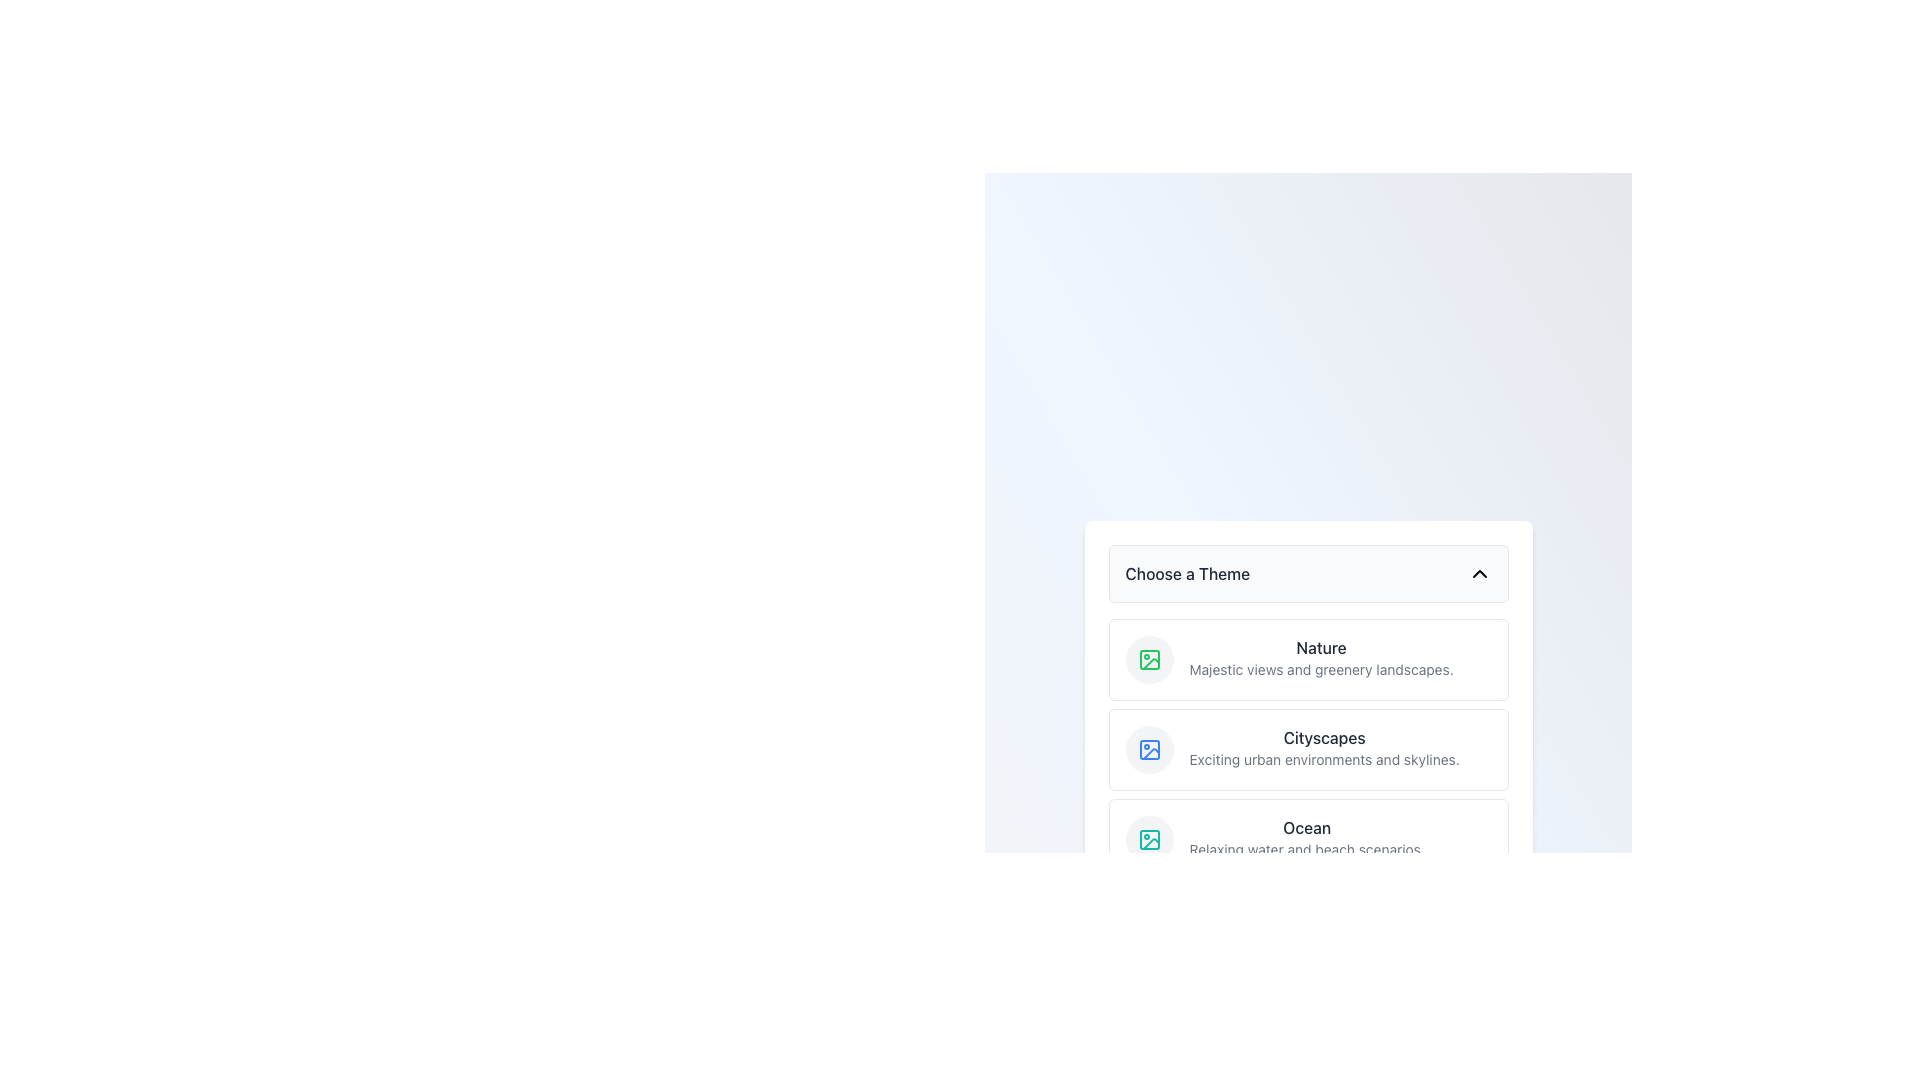 This screenshot has width=1920, height=1080. I want to click on the first list item titled 'Nature' with a green image icon, so click(1289, 659).